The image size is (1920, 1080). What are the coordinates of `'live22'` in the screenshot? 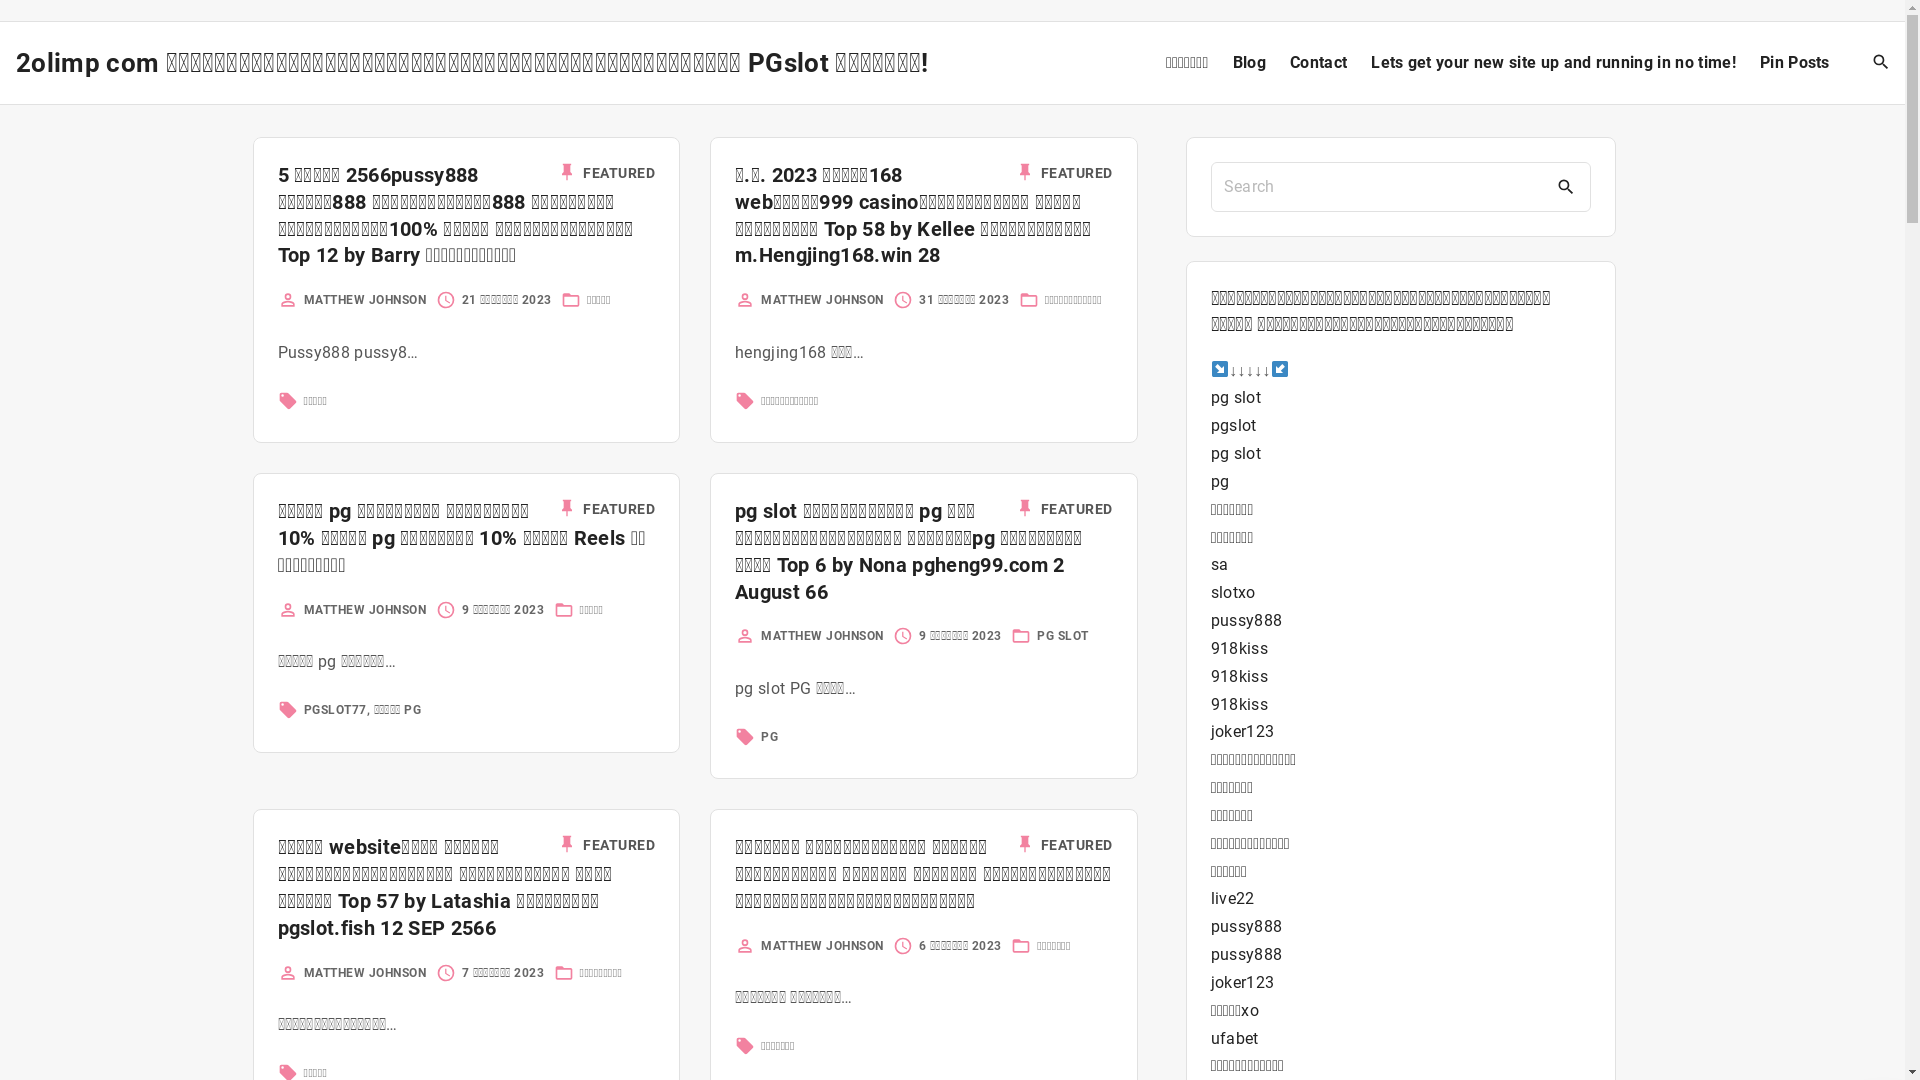 It's located at (1232, 897).